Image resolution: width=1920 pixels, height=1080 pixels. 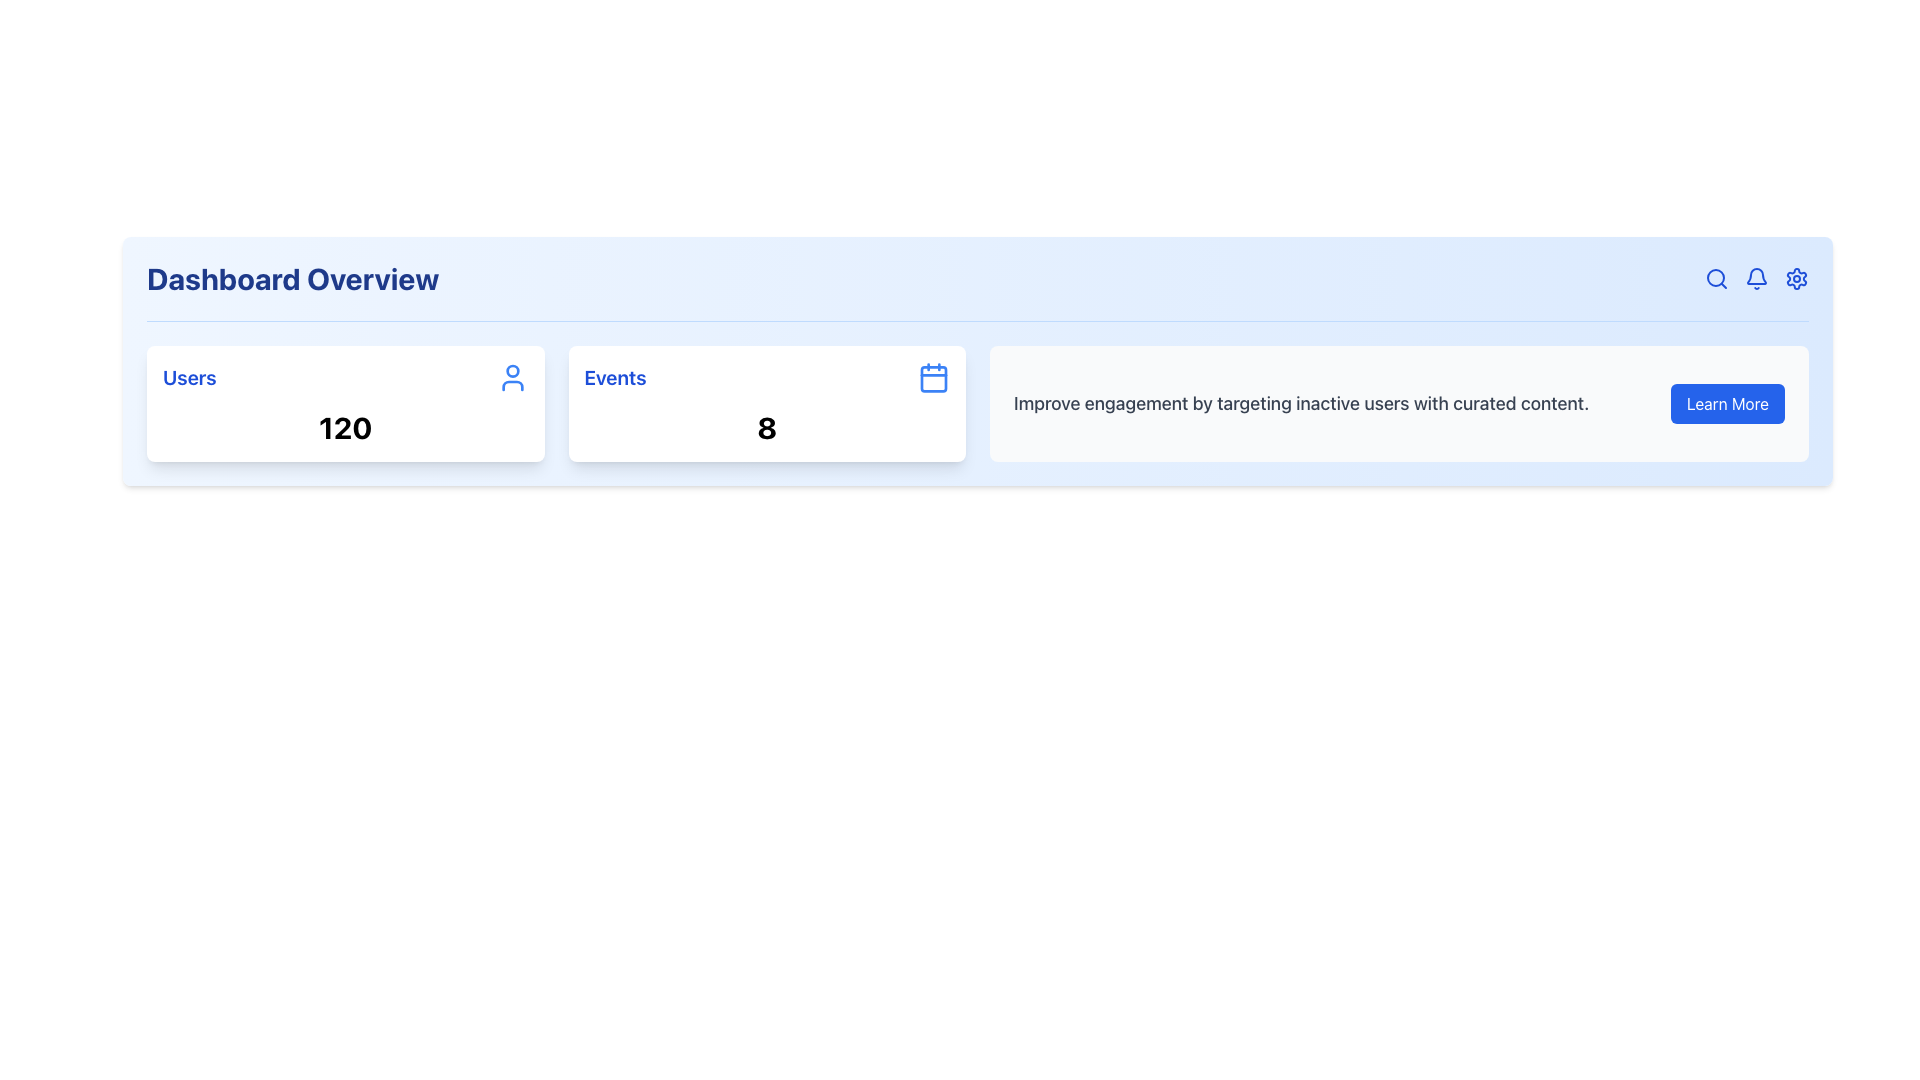 I want to click on the inner circular component of the magnifying glass icon located in the top-right corner of the interface, so click(x=1715, y=277).